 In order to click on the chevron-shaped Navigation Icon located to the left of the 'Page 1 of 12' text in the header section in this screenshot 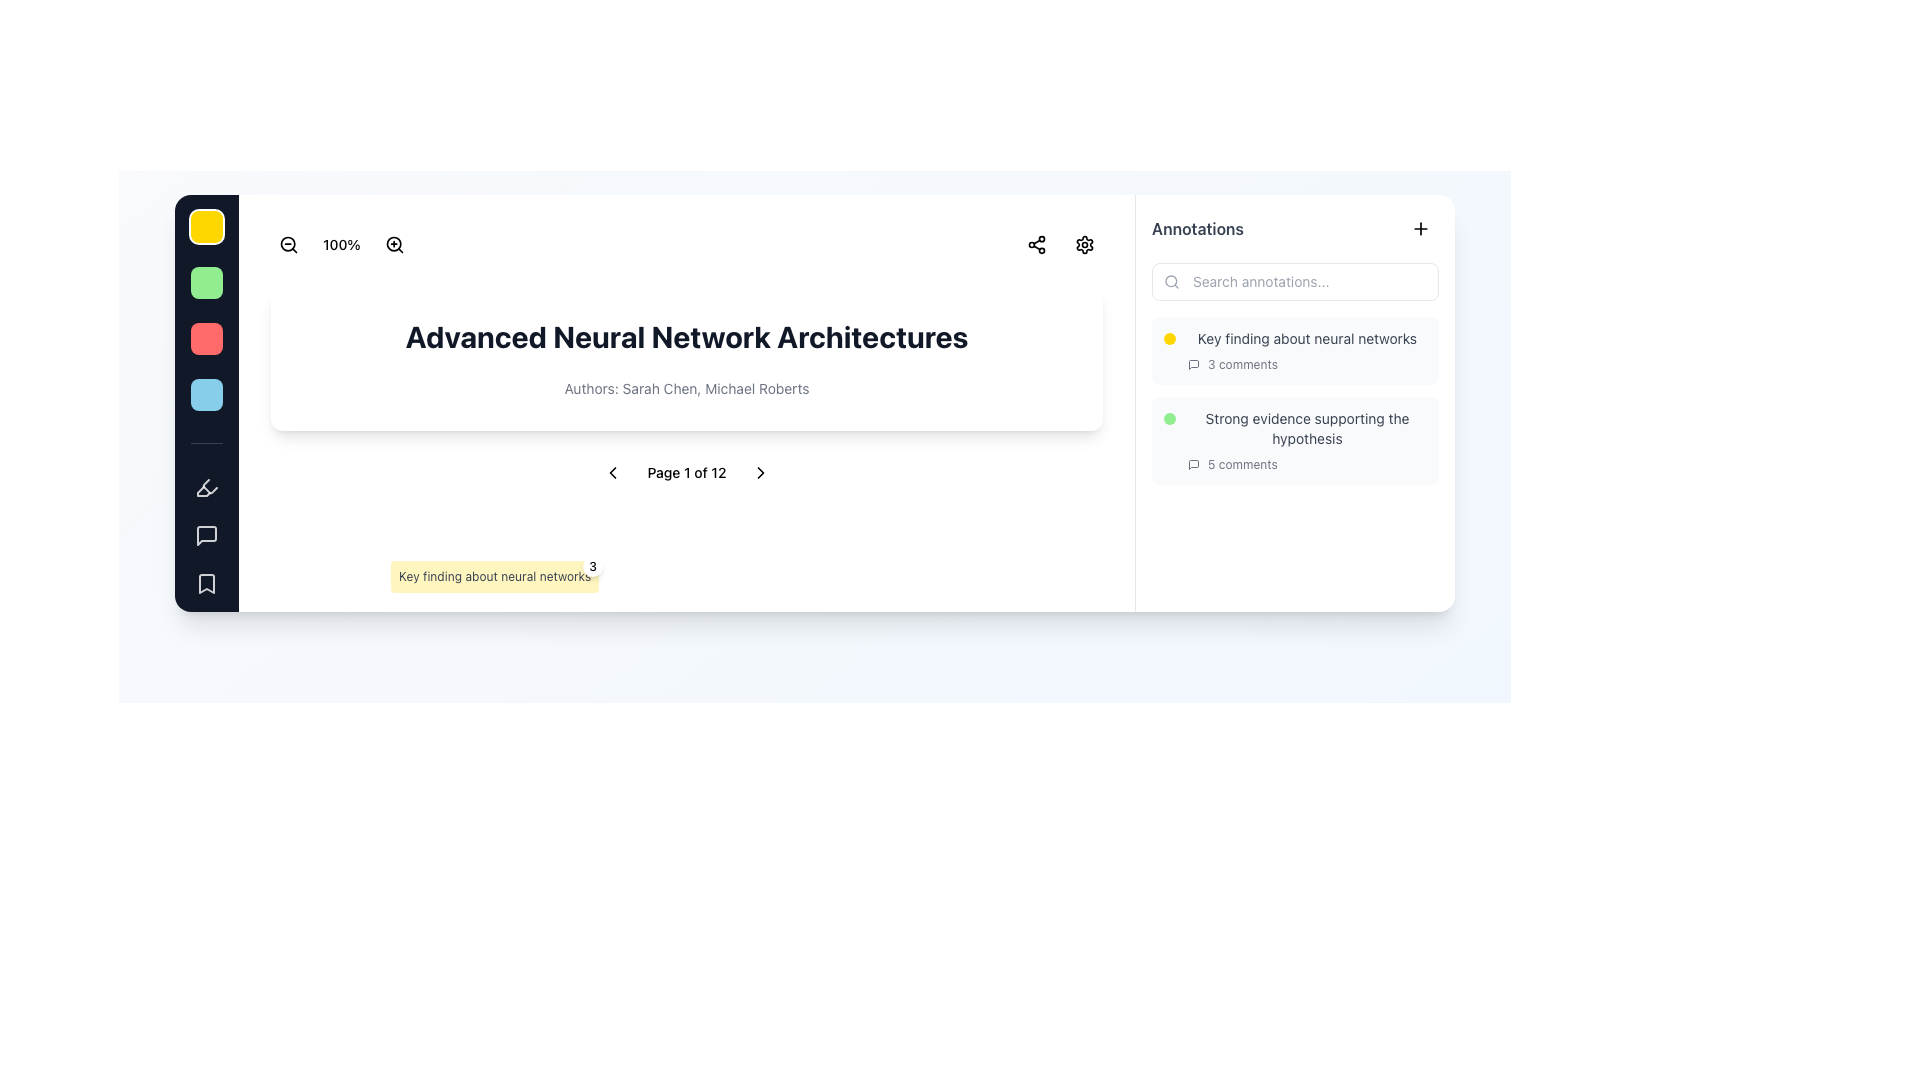, I will do `click(612, 473)`.